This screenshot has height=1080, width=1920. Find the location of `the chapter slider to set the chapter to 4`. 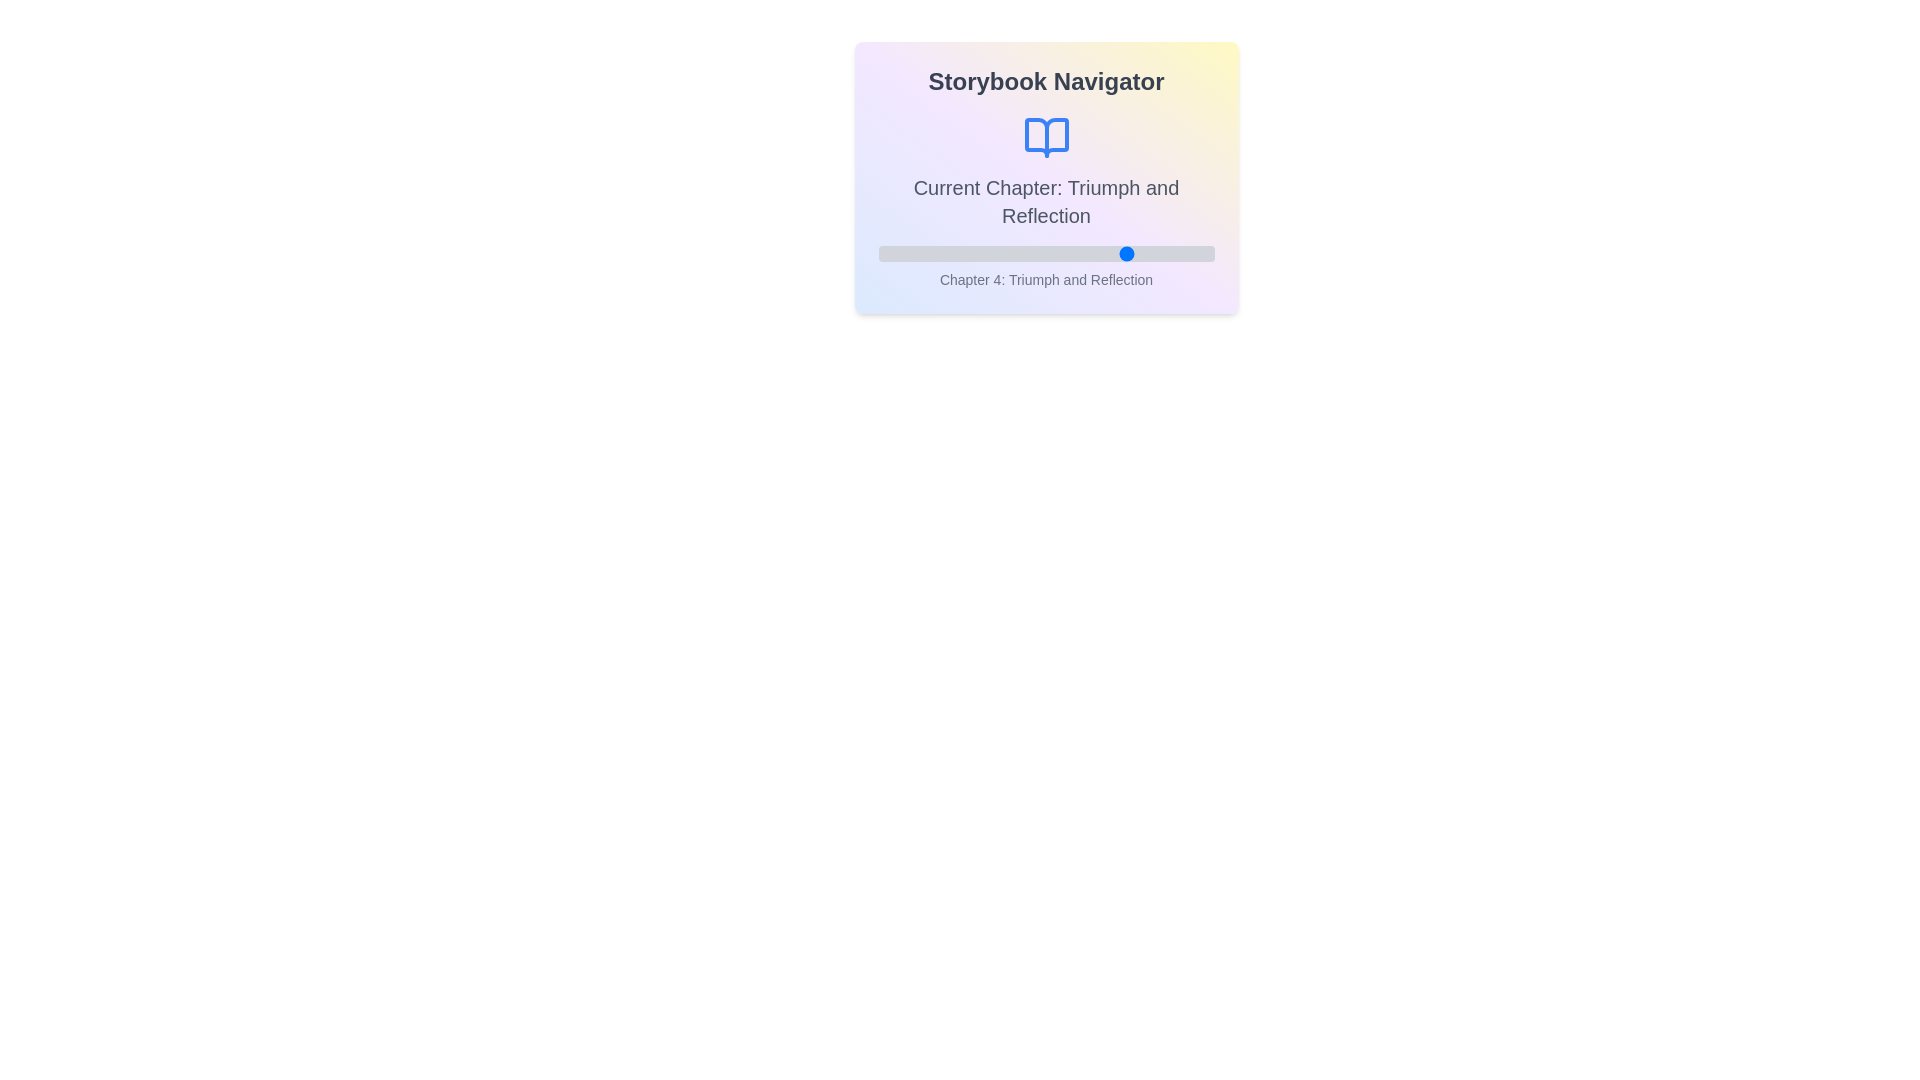

the chapter slider to set the chapter to 4 is located at coordinates (1130, 253).